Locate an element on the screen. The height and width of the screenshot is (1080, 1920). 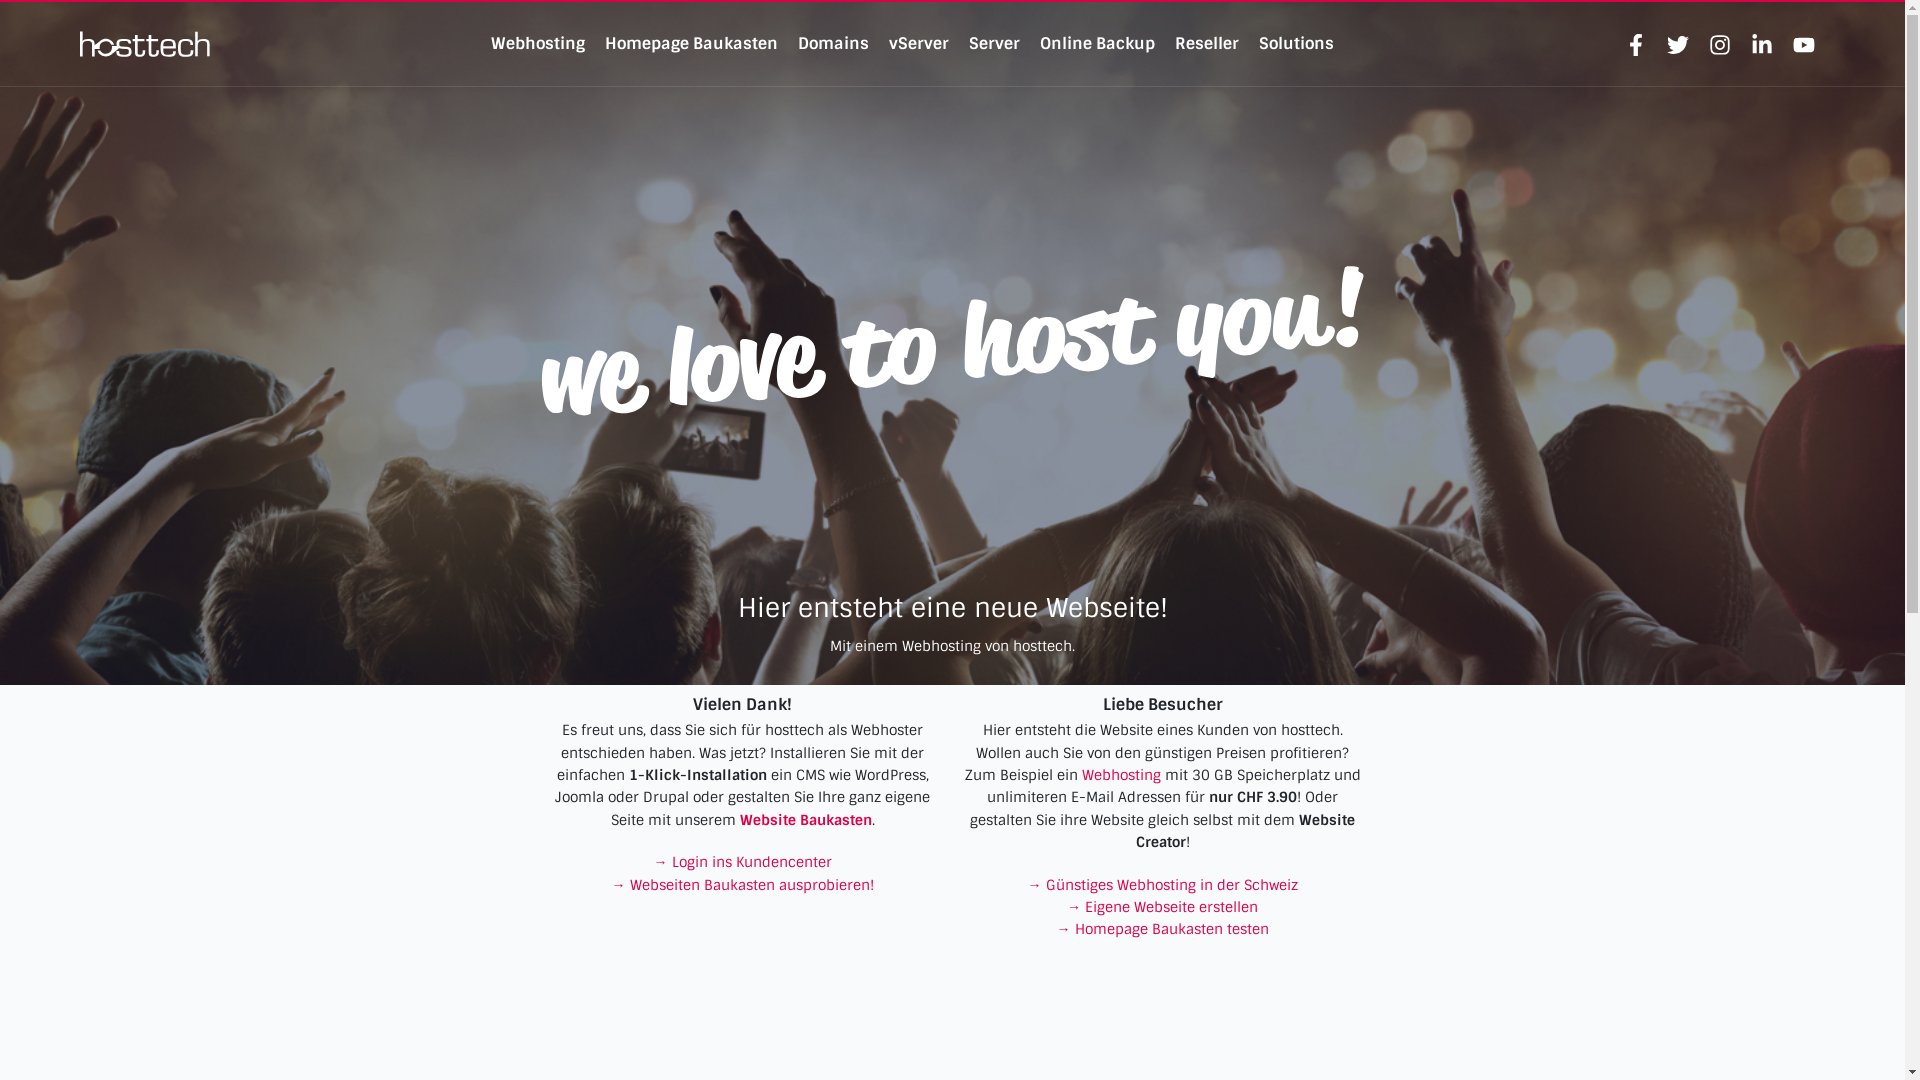
'vServer' is located at coordinates (917, 43).